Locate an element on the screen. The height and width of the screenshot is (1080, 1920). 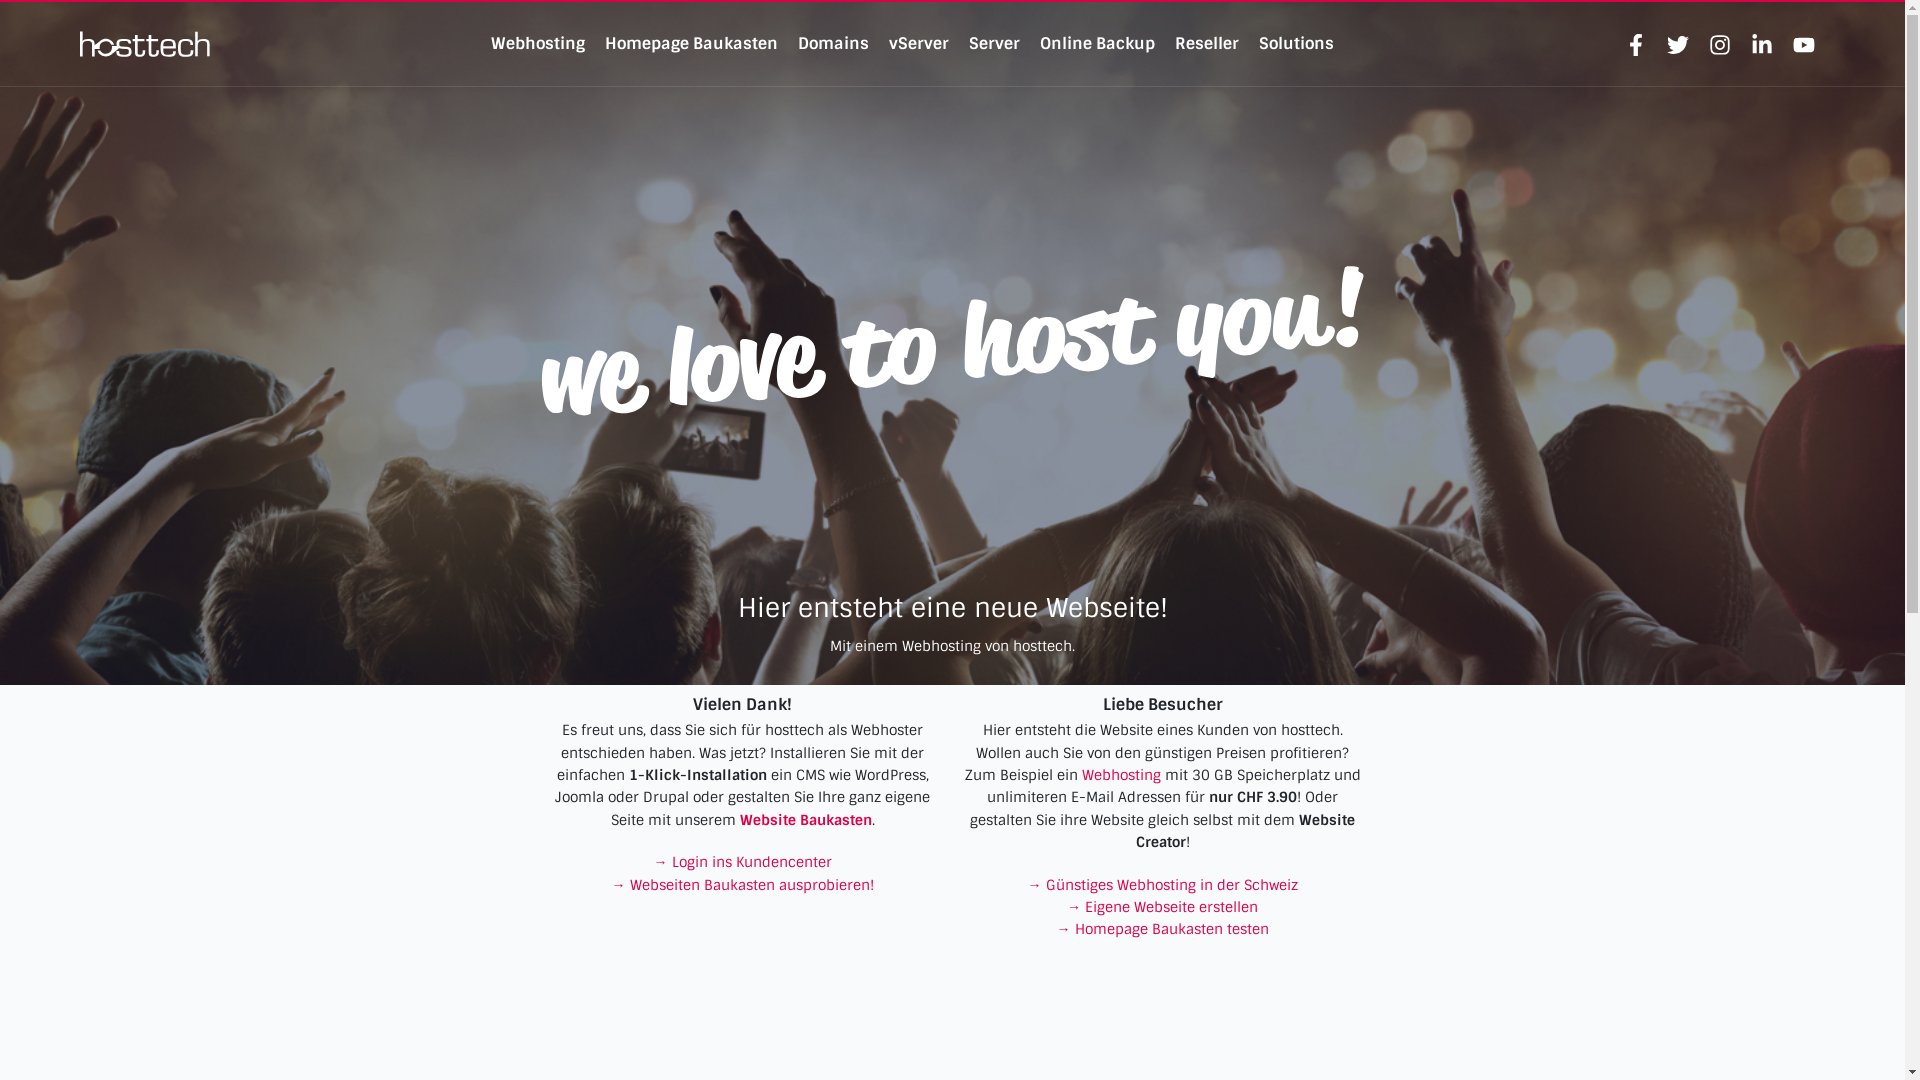
'vServer' is located at coordinates (917, 43).